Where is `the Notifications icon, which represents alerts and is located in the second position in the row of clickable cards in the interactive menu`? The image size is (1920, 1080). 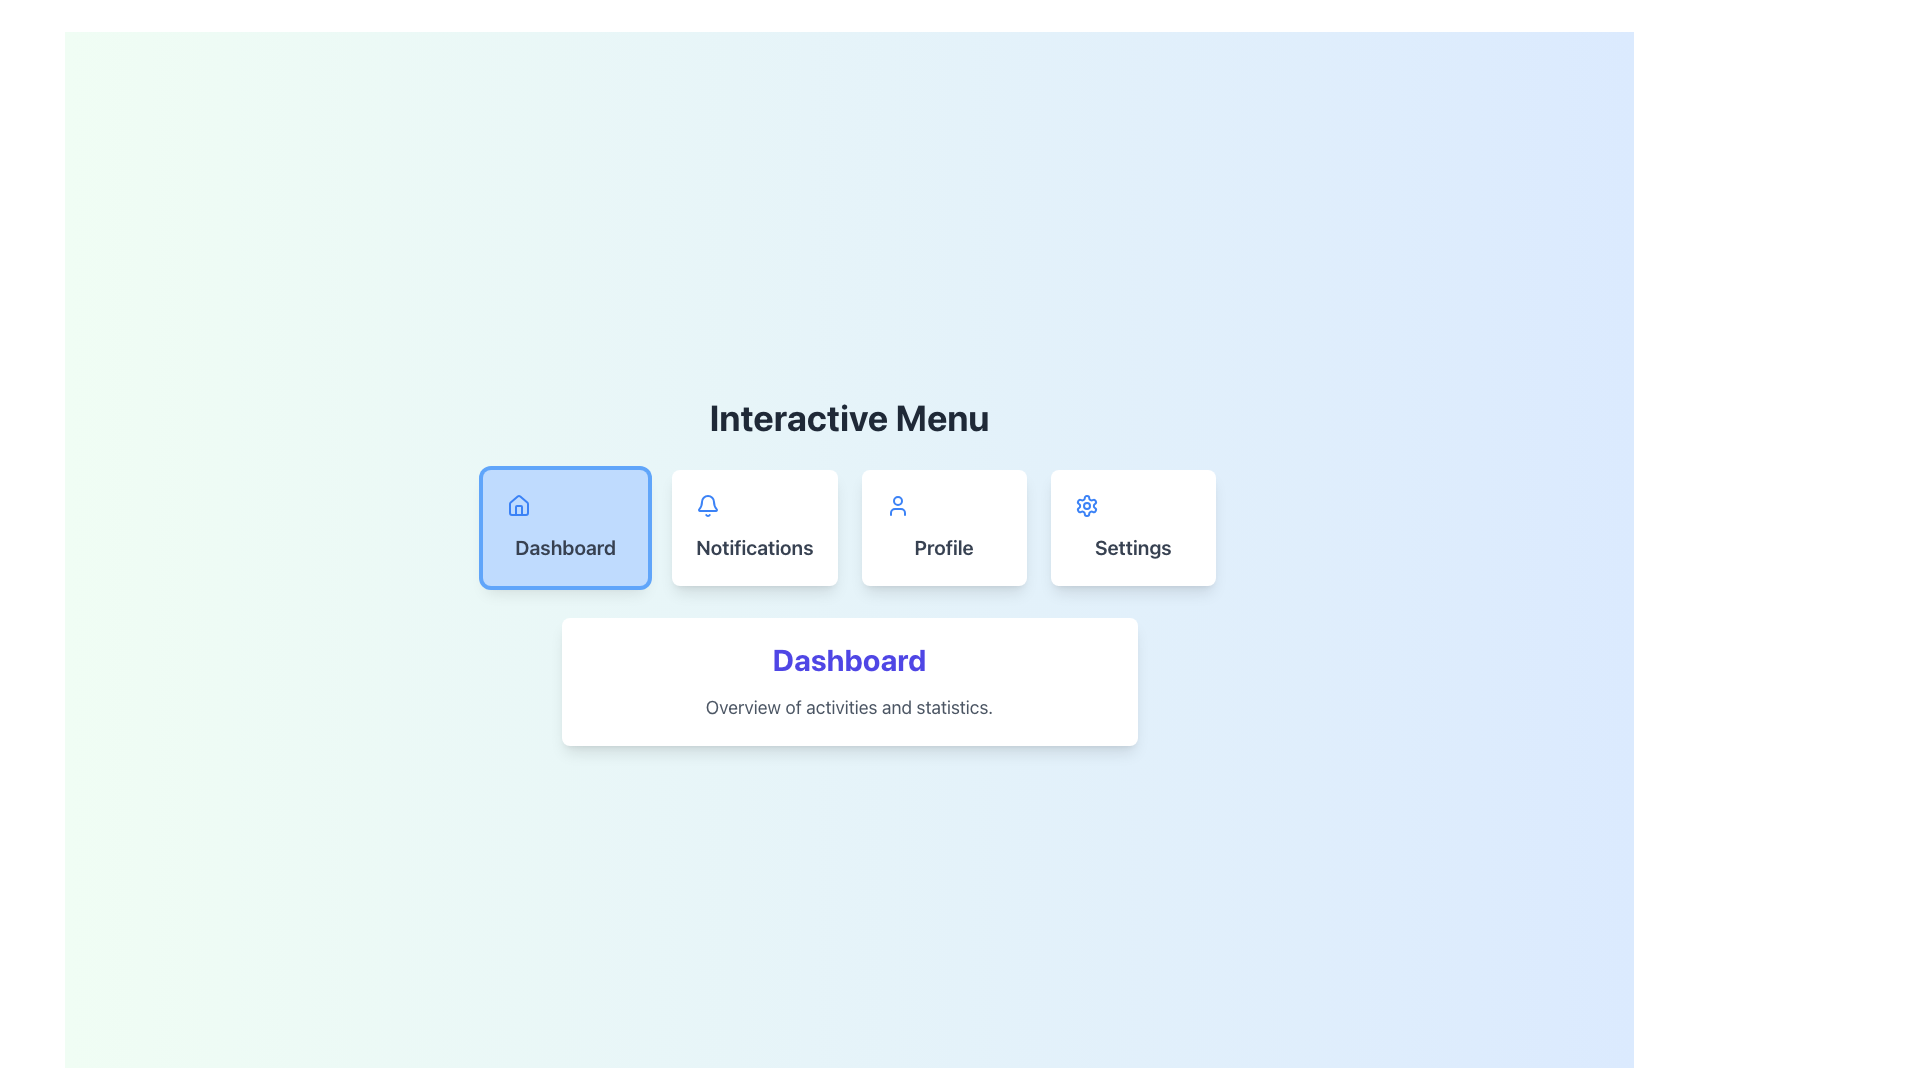
the Notifications icon, which represents alerts and is located in the second position in the row of clickable cards in the interactive menu is located at coordinates (708, 502).